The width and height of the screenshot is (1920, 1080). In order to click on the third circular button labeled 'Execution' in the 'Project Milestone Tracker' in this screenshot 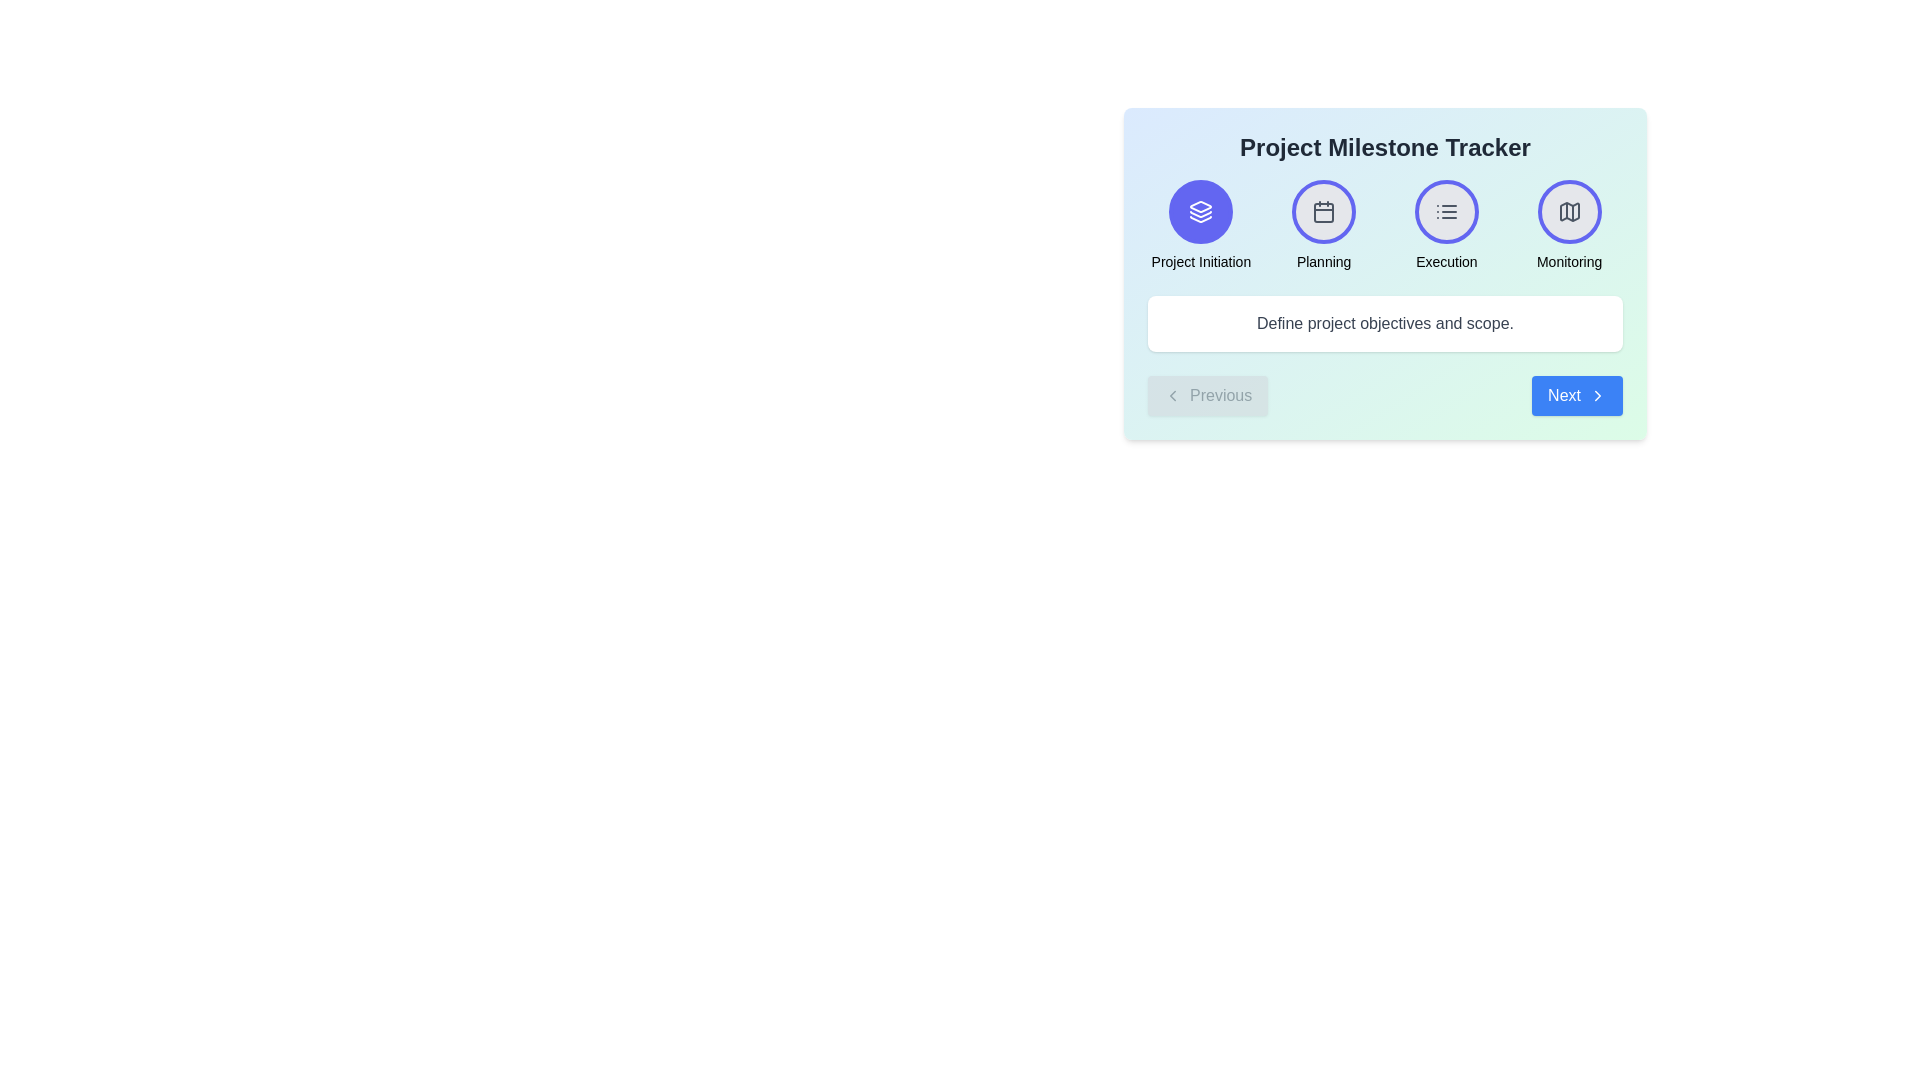, I will do `click(1446, 212)`.